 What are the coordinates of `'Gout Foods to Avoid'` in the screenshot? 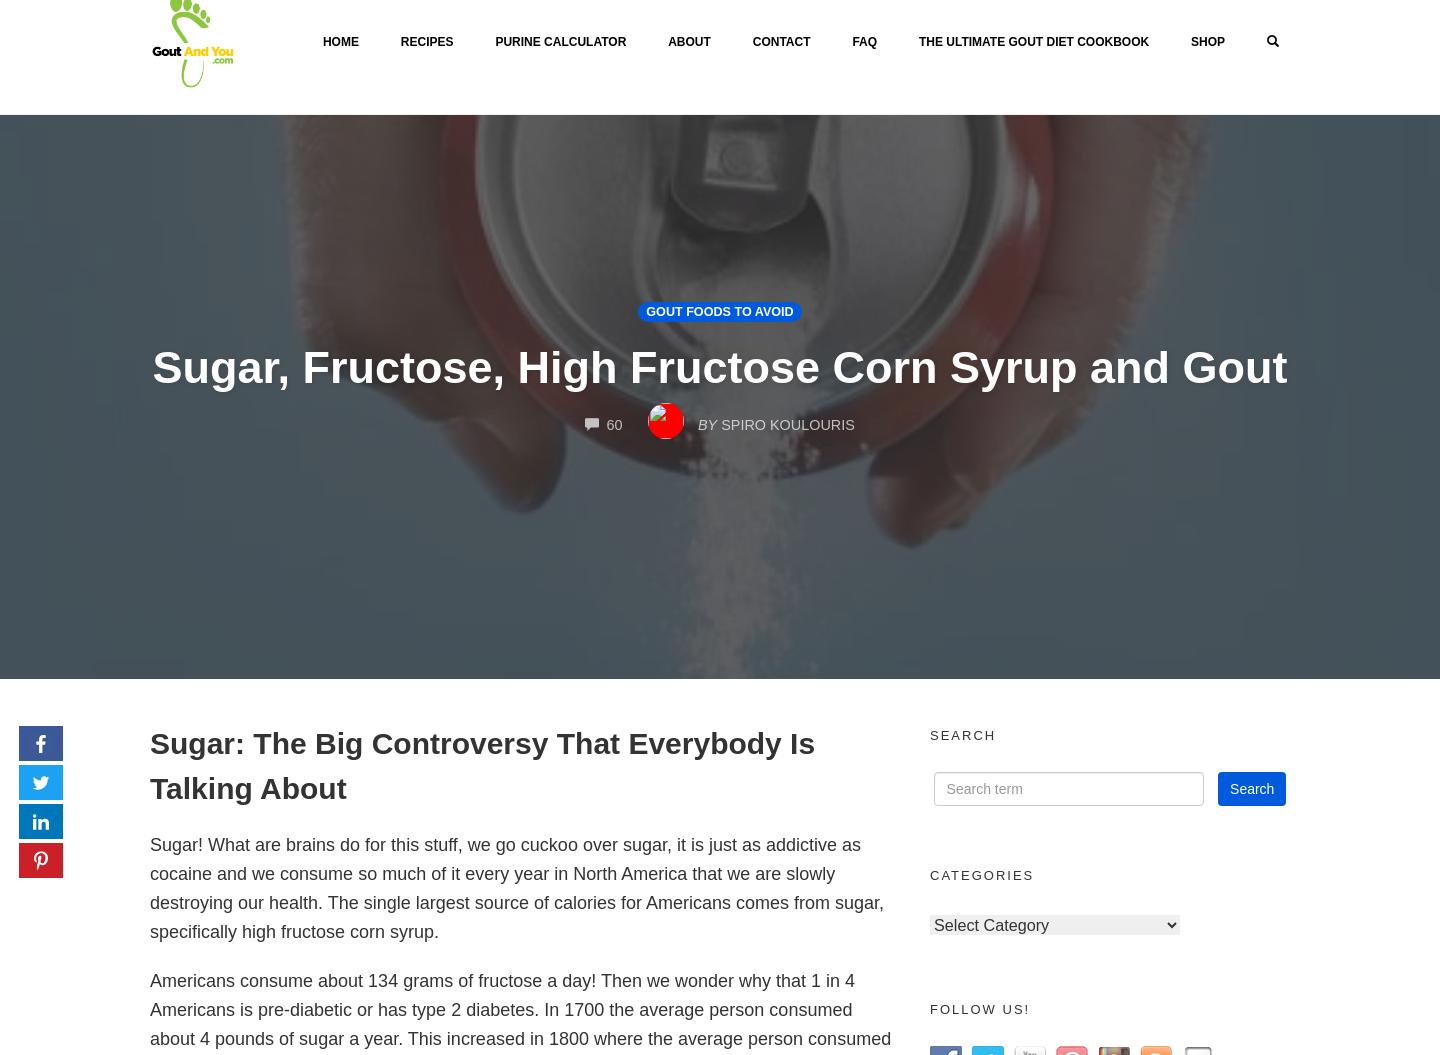 It's located at (719, 310).